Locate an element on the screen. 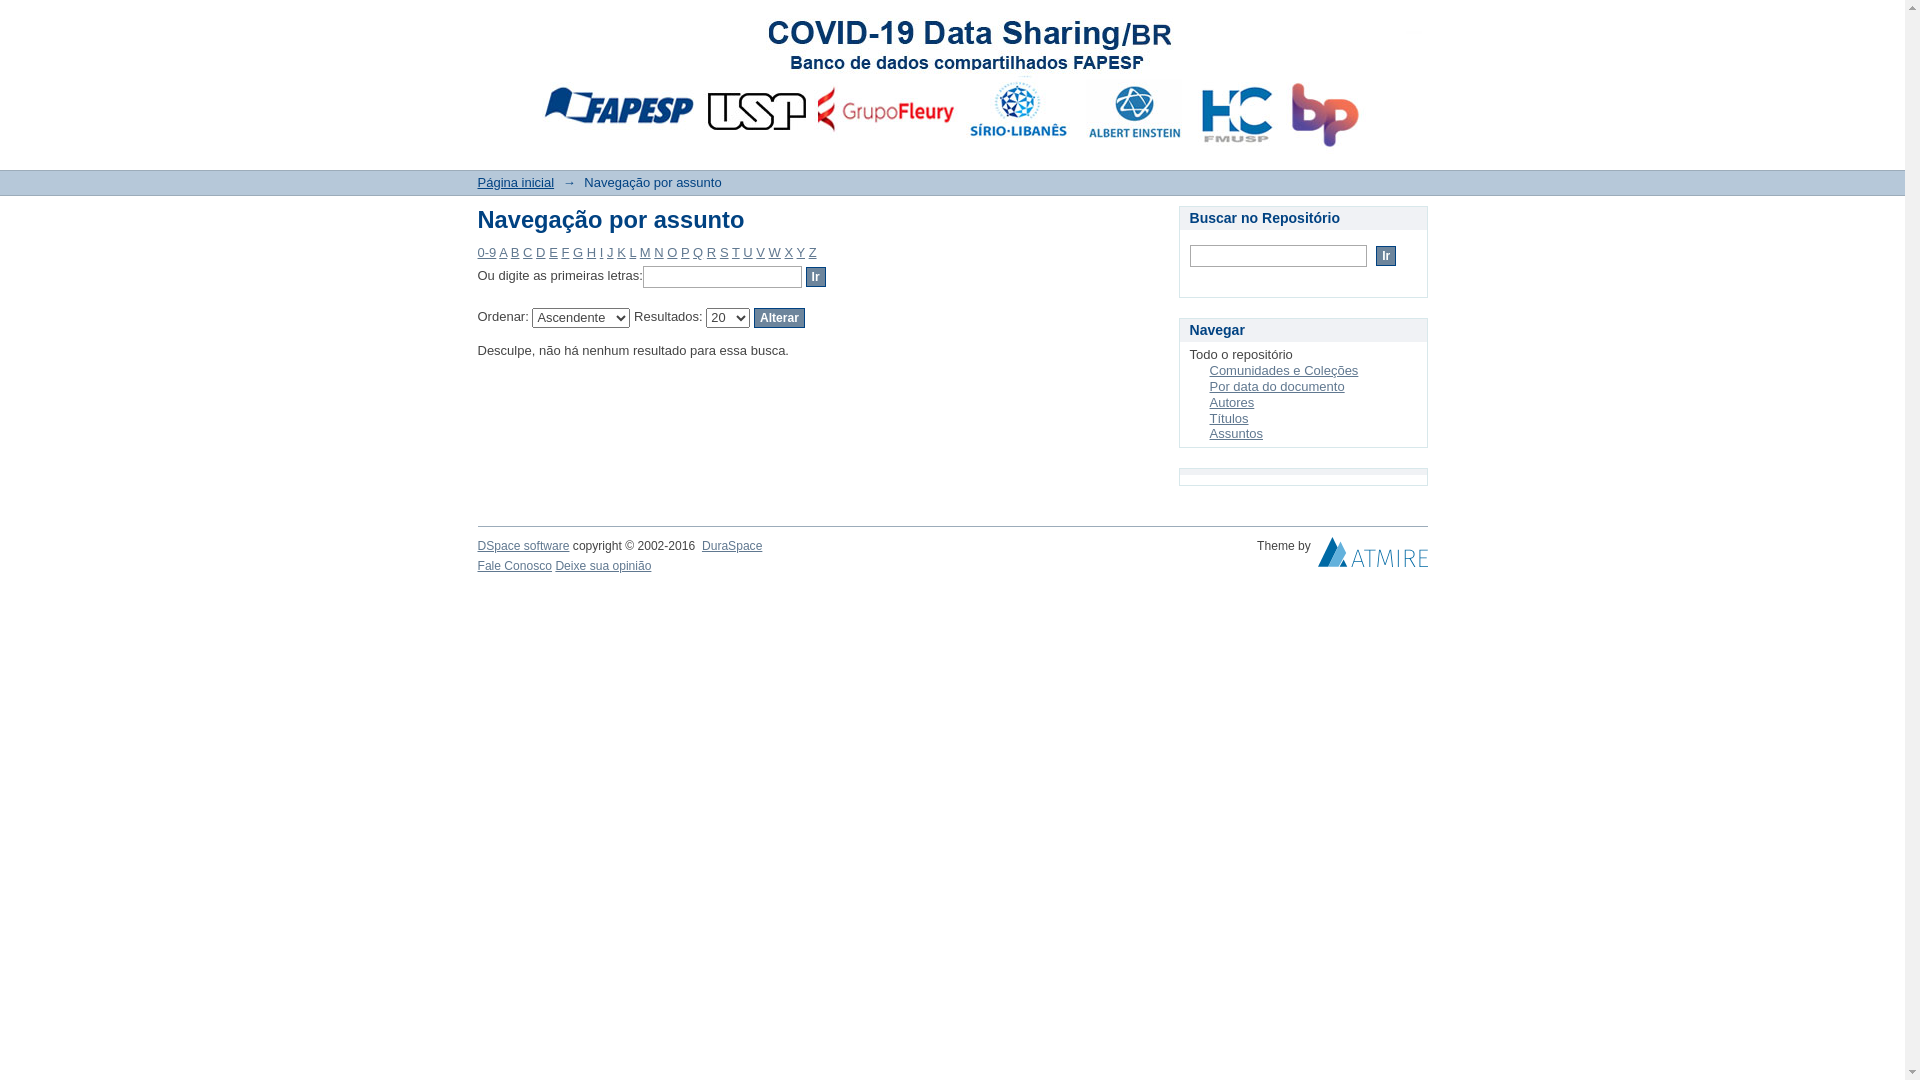 This screenshot has height=1080, width=1920. 'J' is located at coordinates (609, 251).